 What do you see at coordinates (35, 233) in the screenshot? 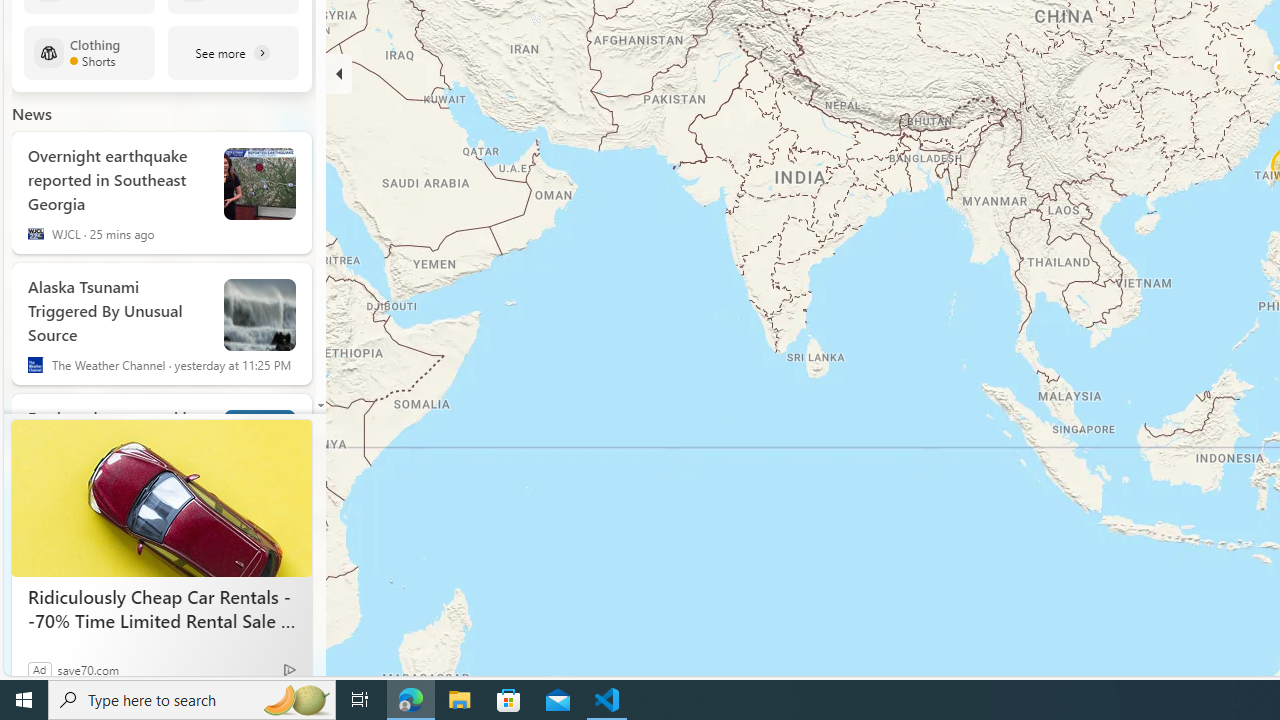
I see `'WJCL'` at bounding box center [35, 233].